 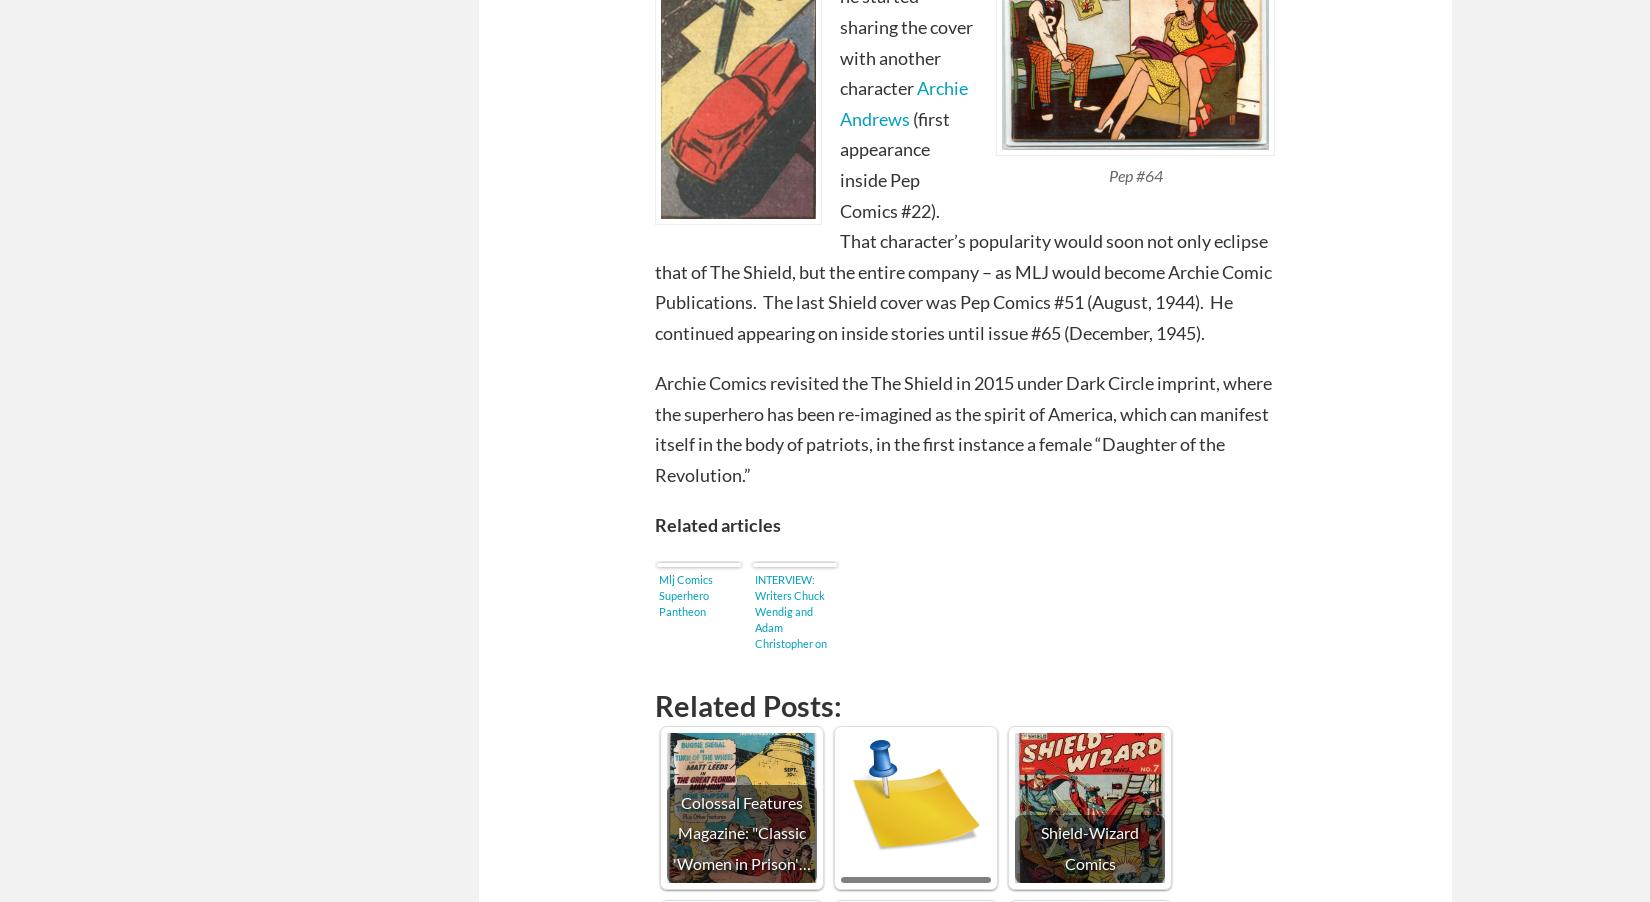 I want to click on 'Archie Andrews', so click(x=904, y=103).